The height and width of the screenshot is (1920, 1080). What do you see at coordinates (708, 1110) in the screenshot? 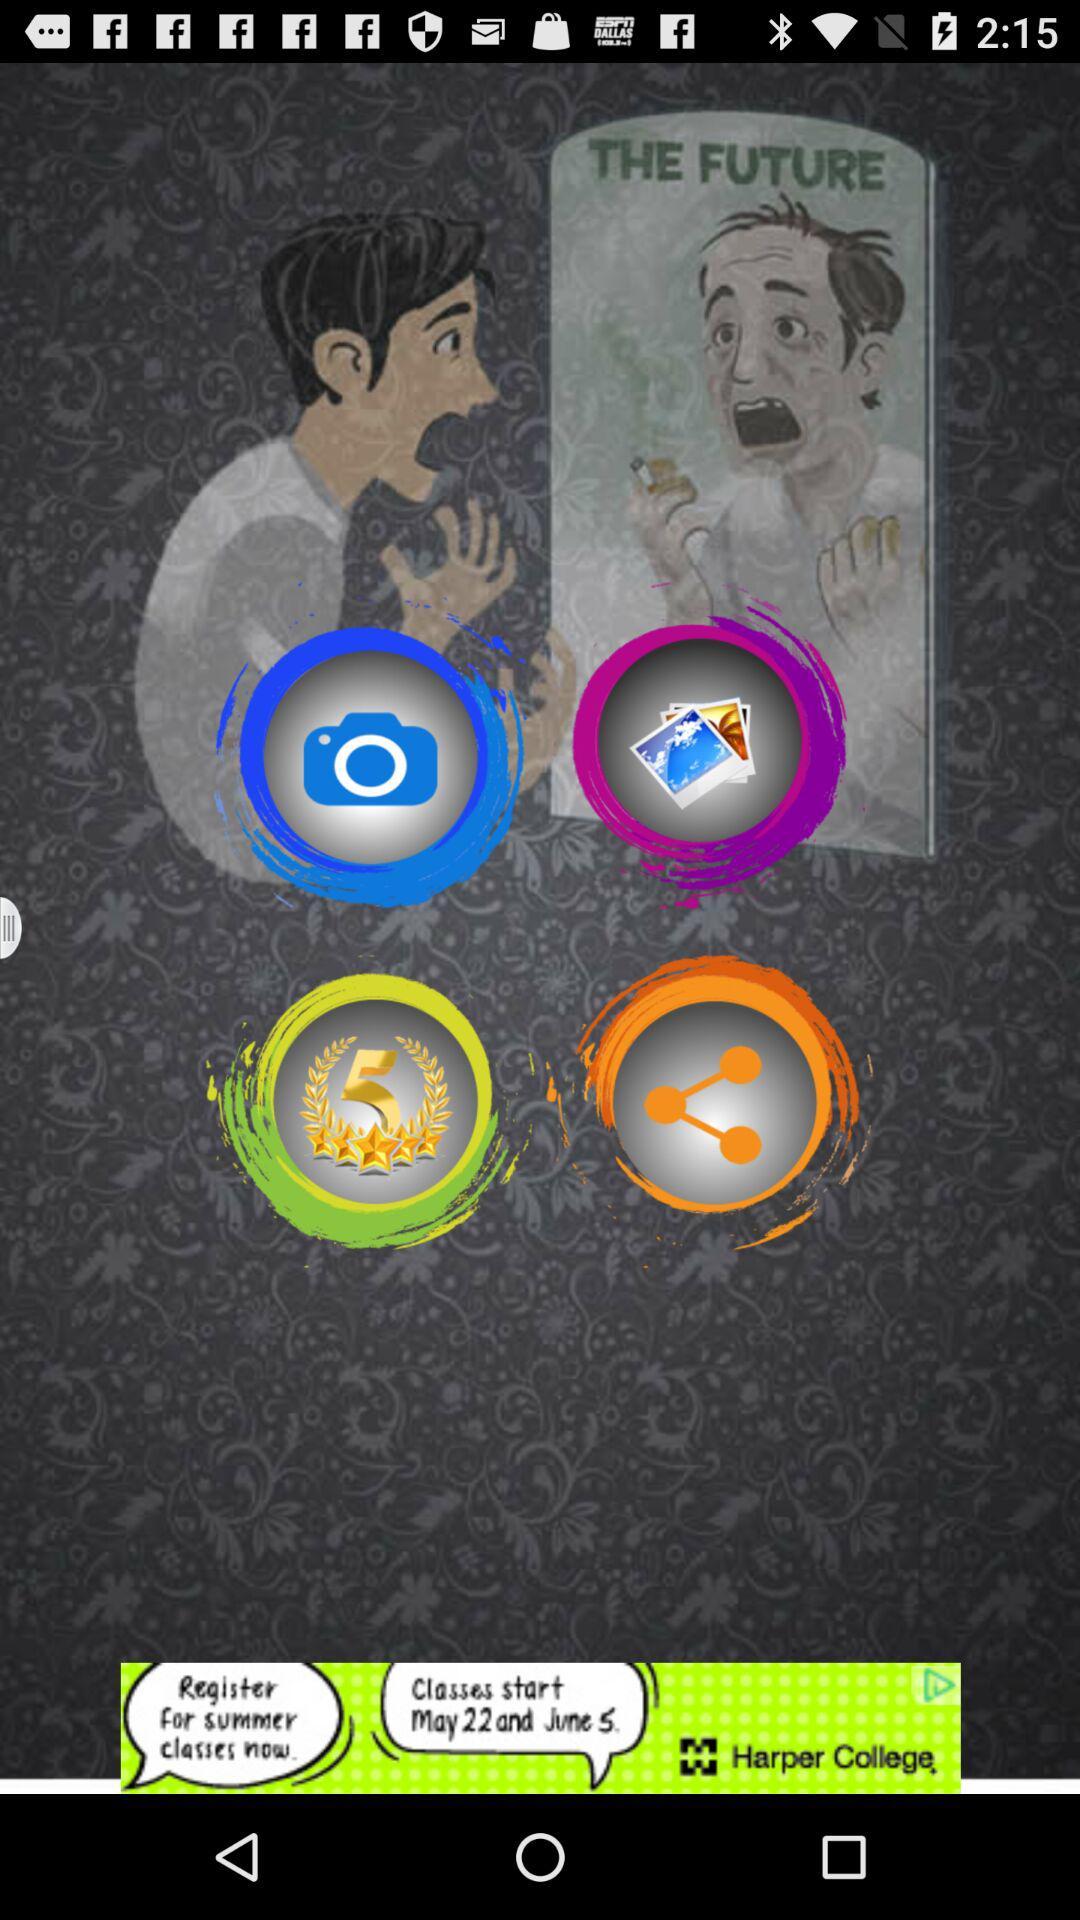
I see `share option` at bounding box center [708, 1110].